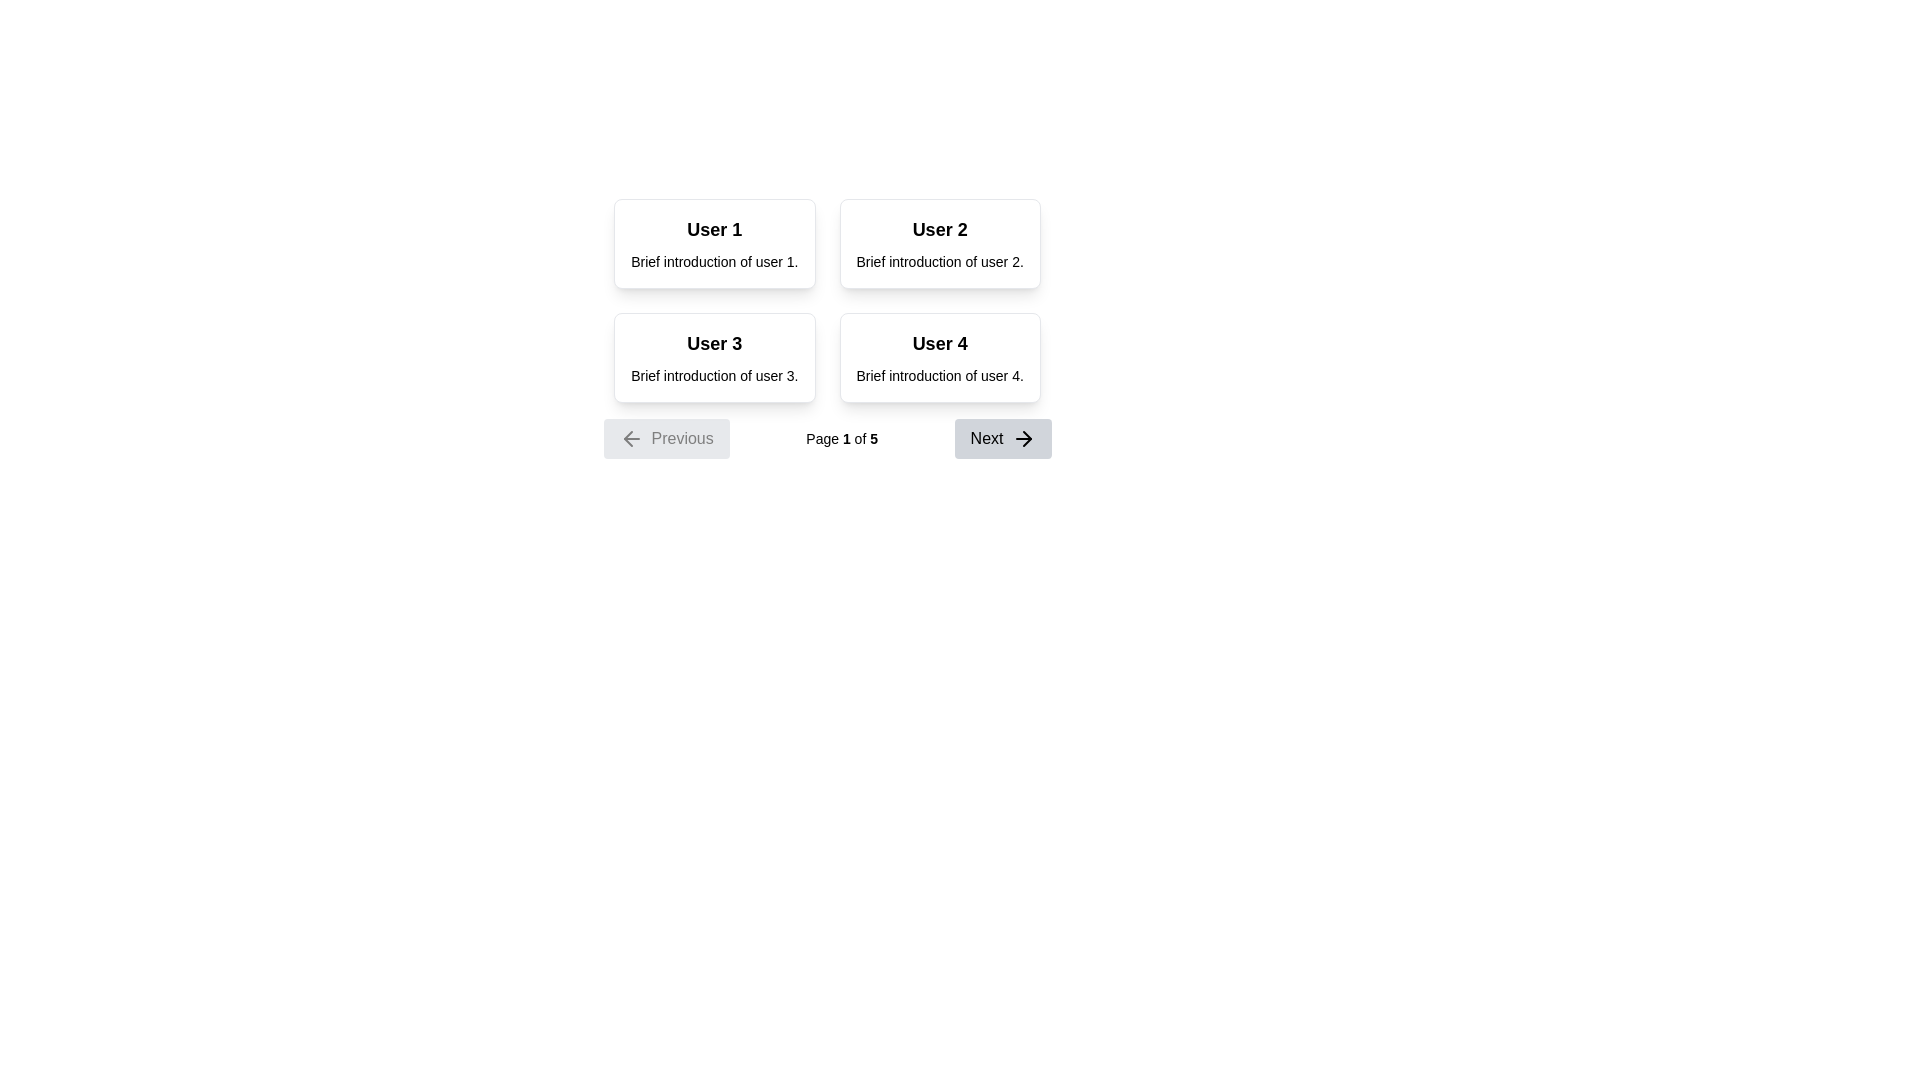 The height and width of the screenshot is (1080, 1920). What do you see at coordinates (714, 242) in the screenshot?
I see `the user representation card displaying the name and brief description, located at the top left of the grid layout` at bounding box center [714, 242].